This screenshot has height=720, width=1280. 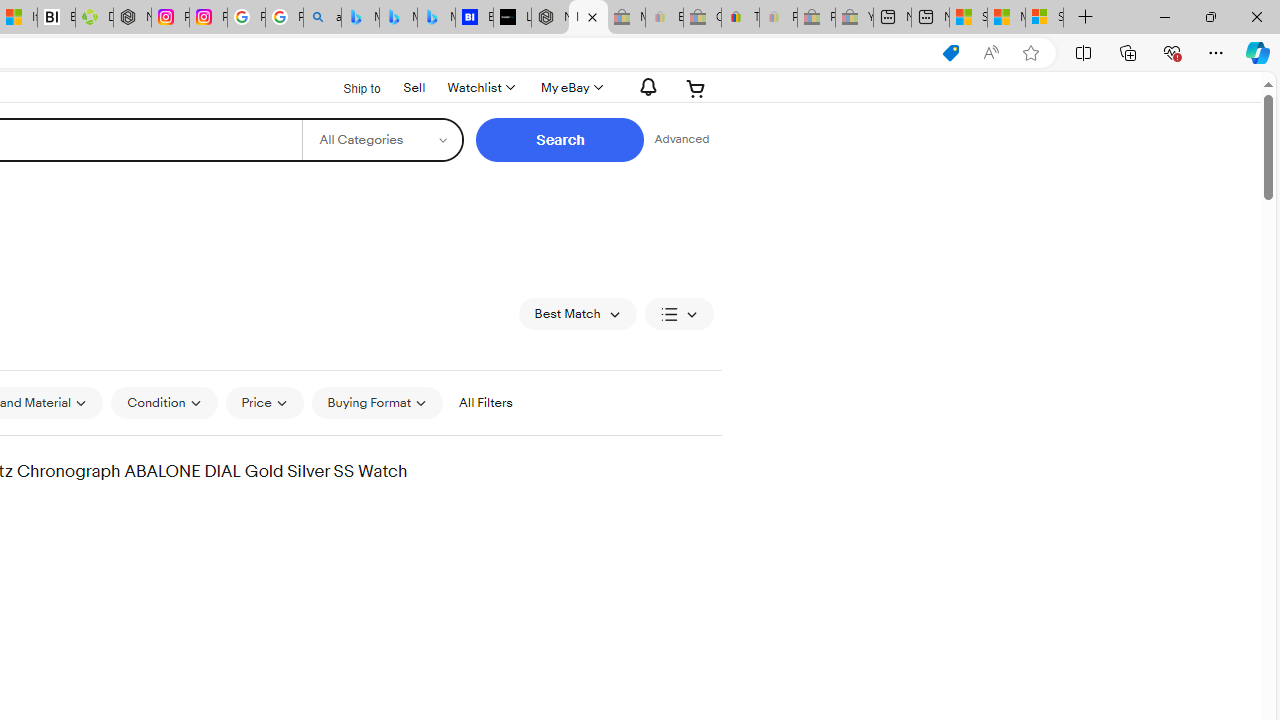 I want to click on 'Ship to', so click(x=349, y=88).